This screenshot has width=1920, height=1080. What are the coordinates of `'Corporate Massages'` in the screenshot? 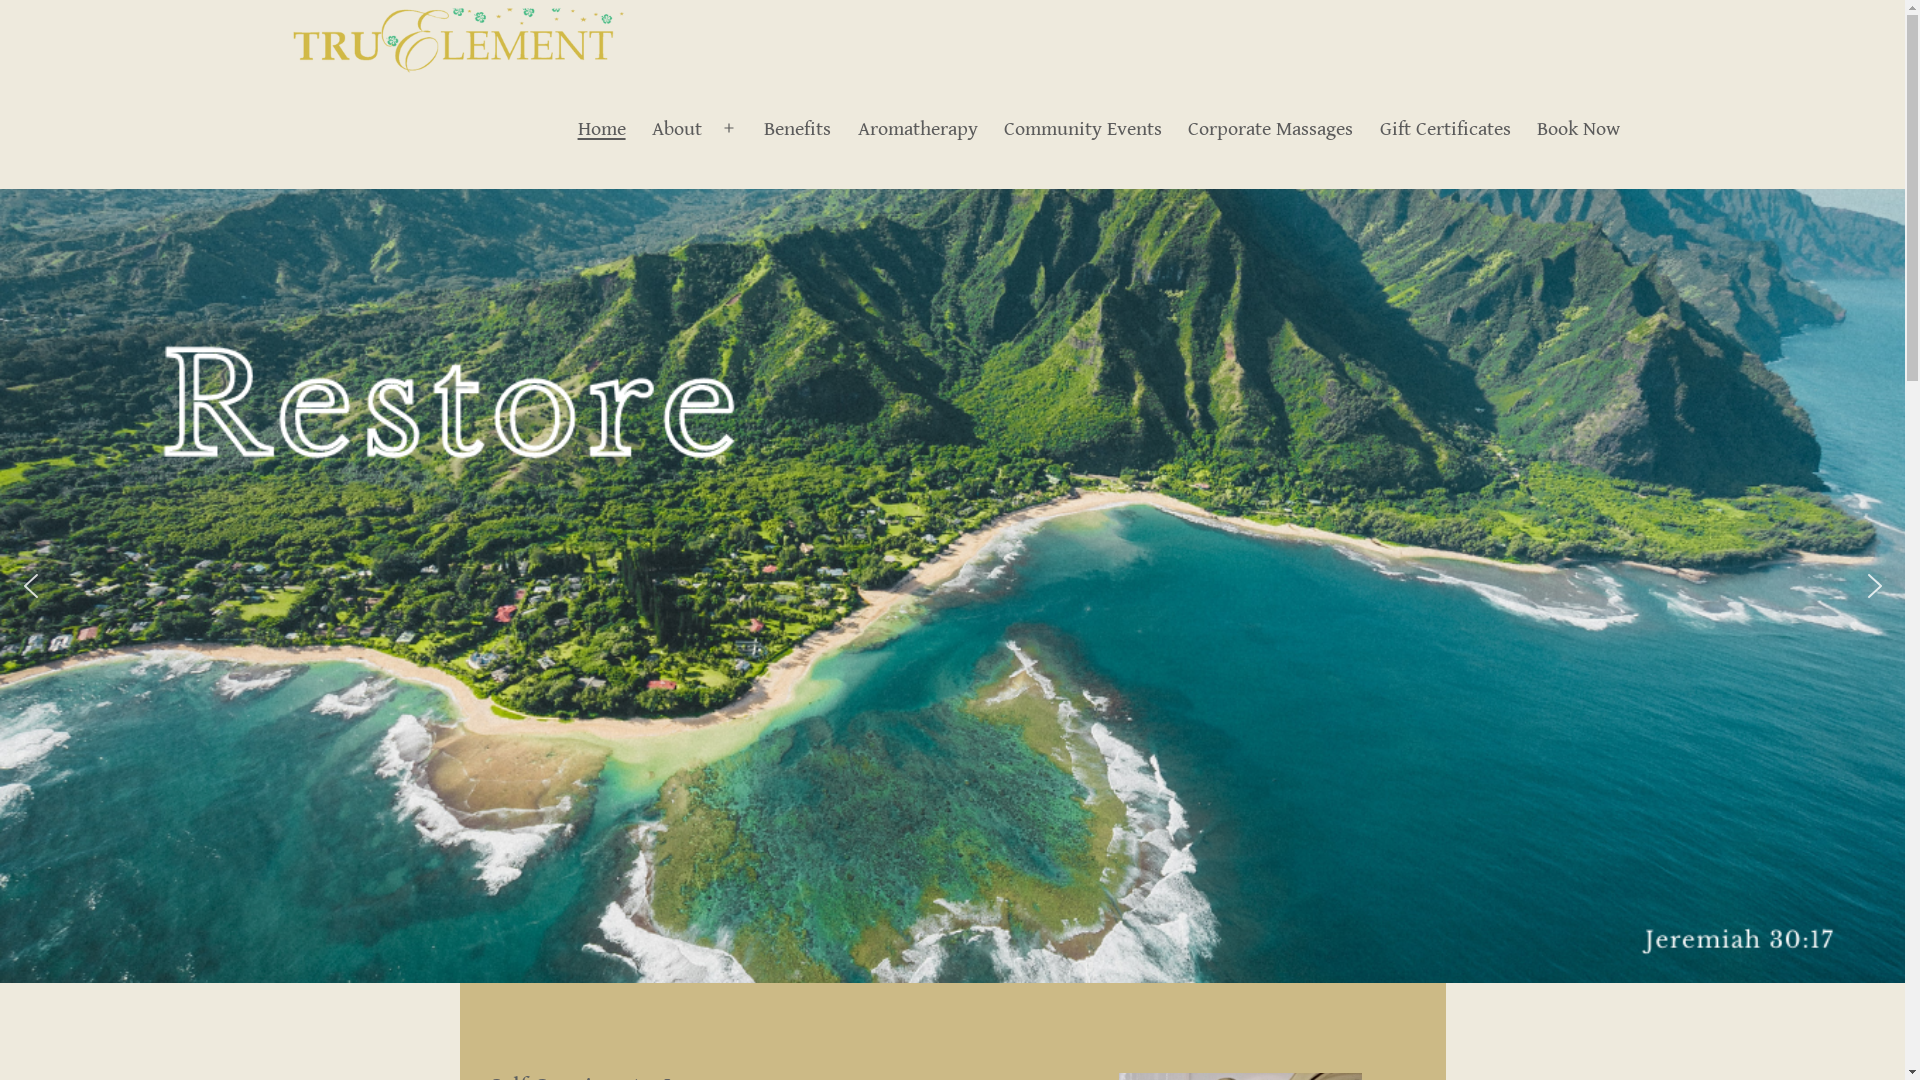 It's located at (1269, 129).